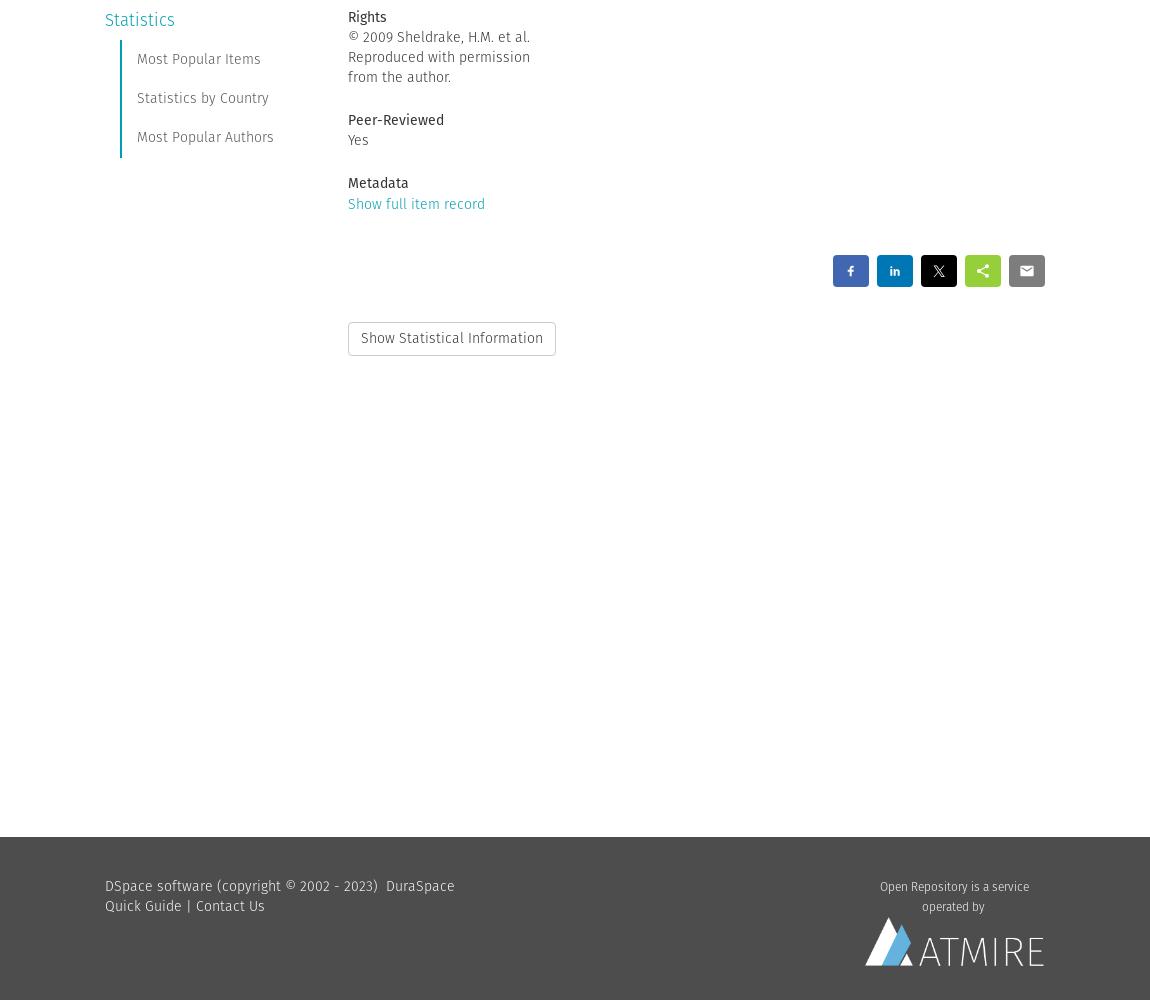  I want to click on '© 2009 Sheldrake, H.M. et al. Reproduced with permission from the author.', so click(438, 56).